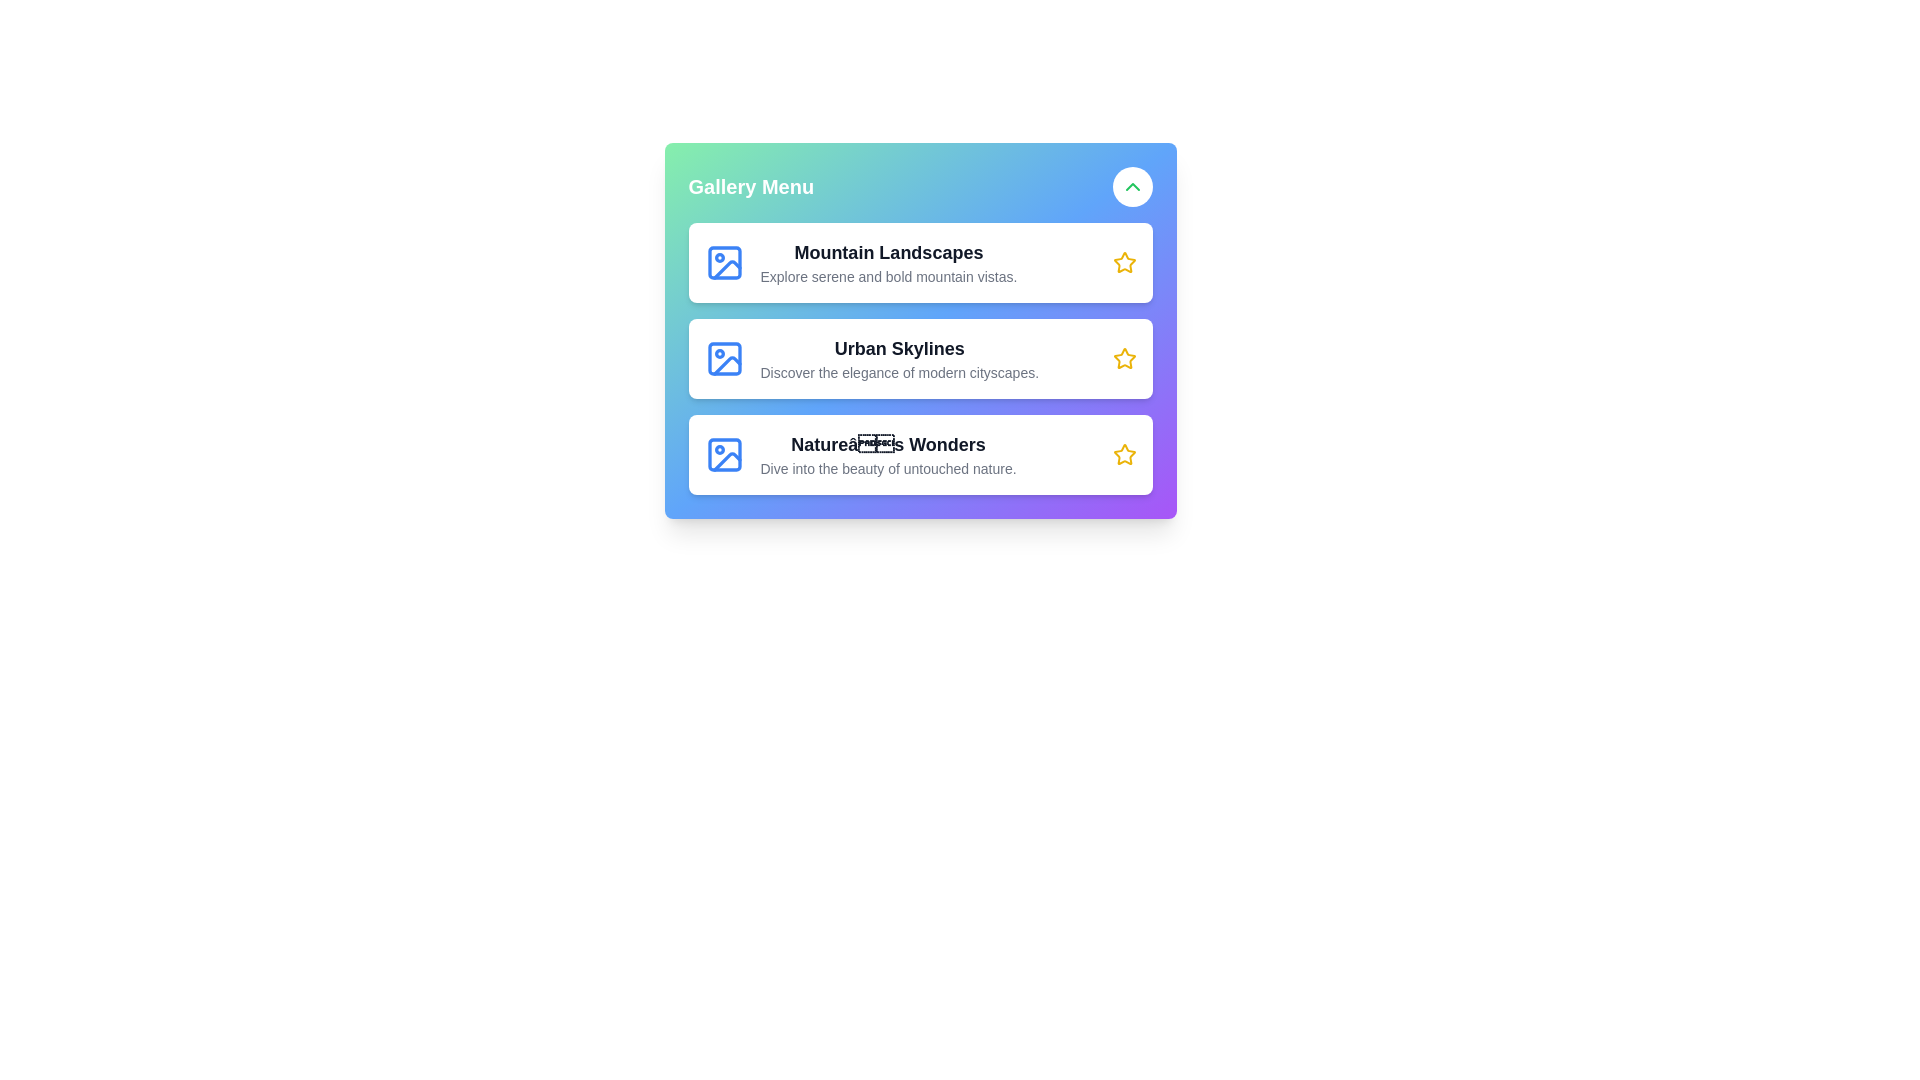 The height and width of the screenshot is (1080, 1920). What do you see at coordinates (1124, 357) in the screenshot?
I see `the star icon corresponding to the gallery item Urban Skylines to mark it as a favorite` at bounding box center [1124, 357].